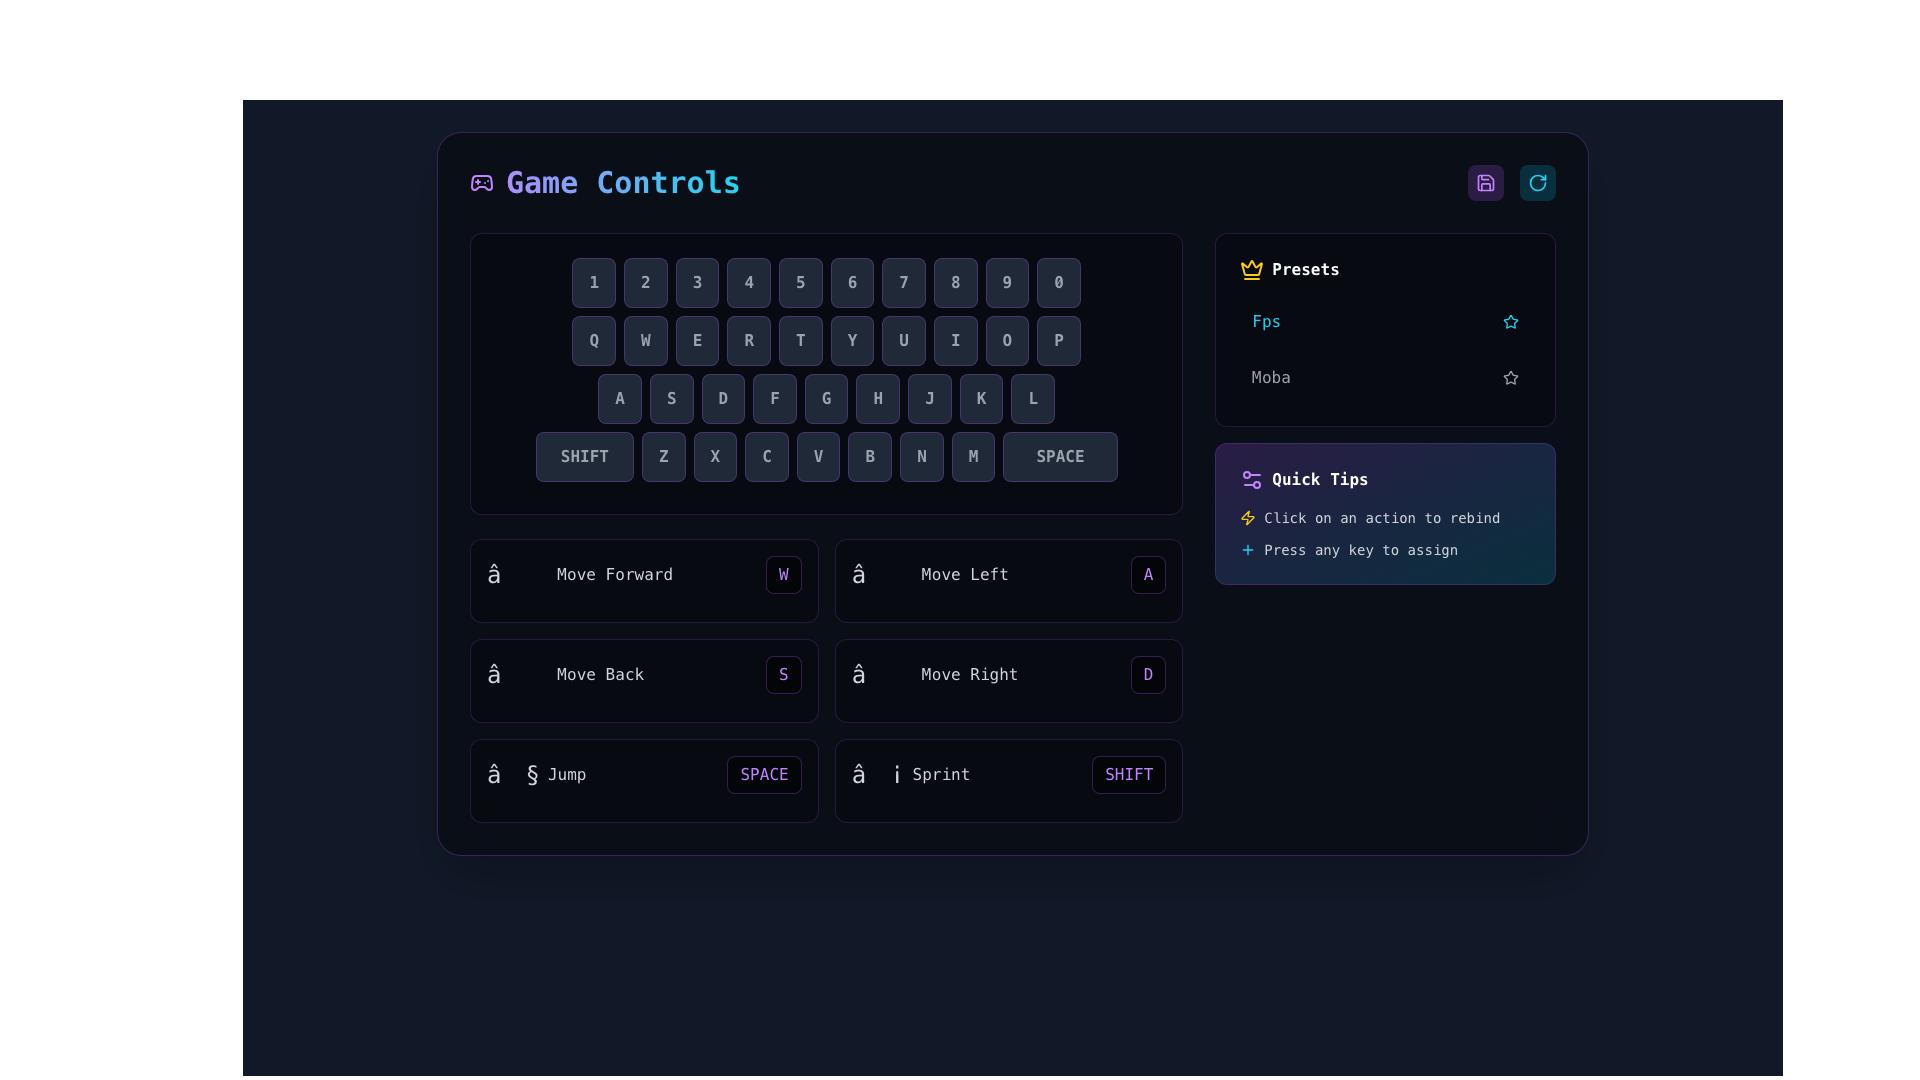  I want to click on the virtual keyboard button representing the 'F' key, located centrally in the keyboard layout between the buttons 'D' and 'G', so click(774, 398).